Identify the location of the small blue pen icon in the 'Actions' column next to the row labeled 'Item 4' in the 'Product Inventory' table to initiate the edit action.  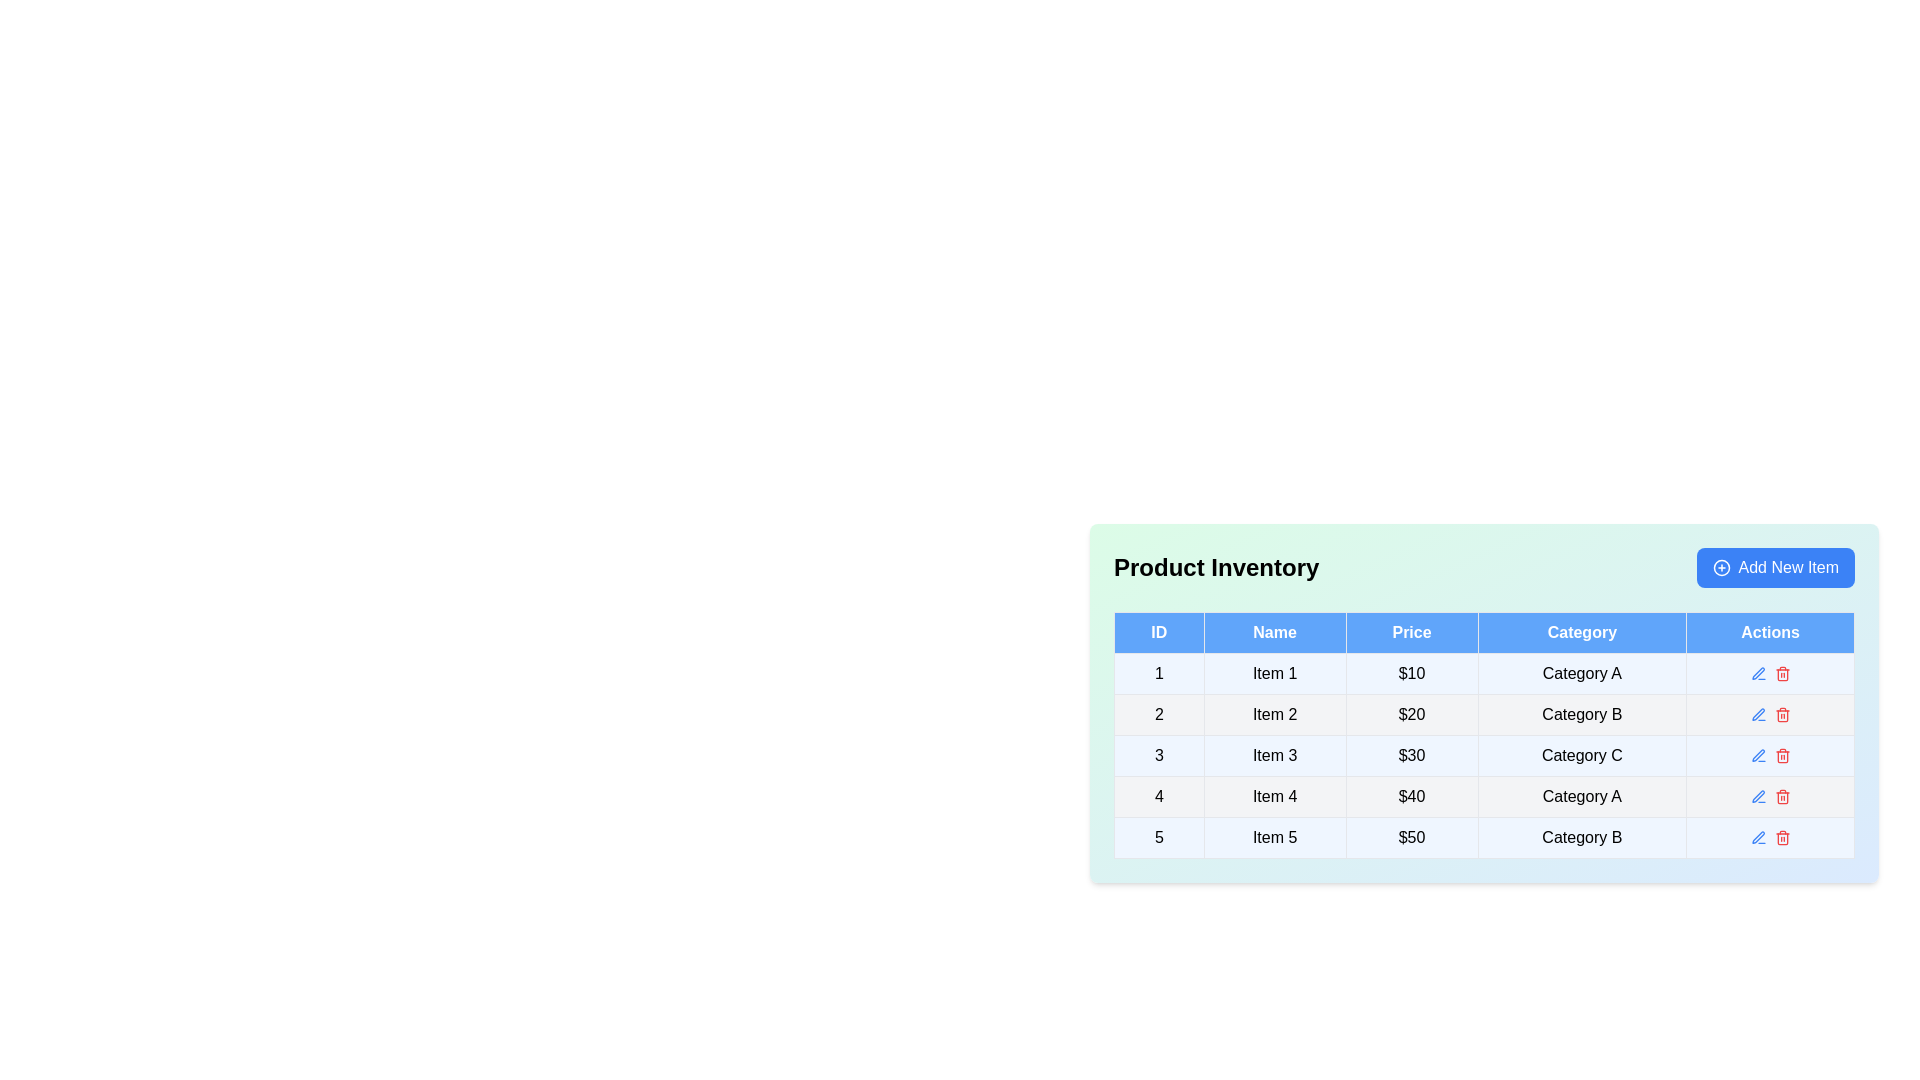
(1757, 796).